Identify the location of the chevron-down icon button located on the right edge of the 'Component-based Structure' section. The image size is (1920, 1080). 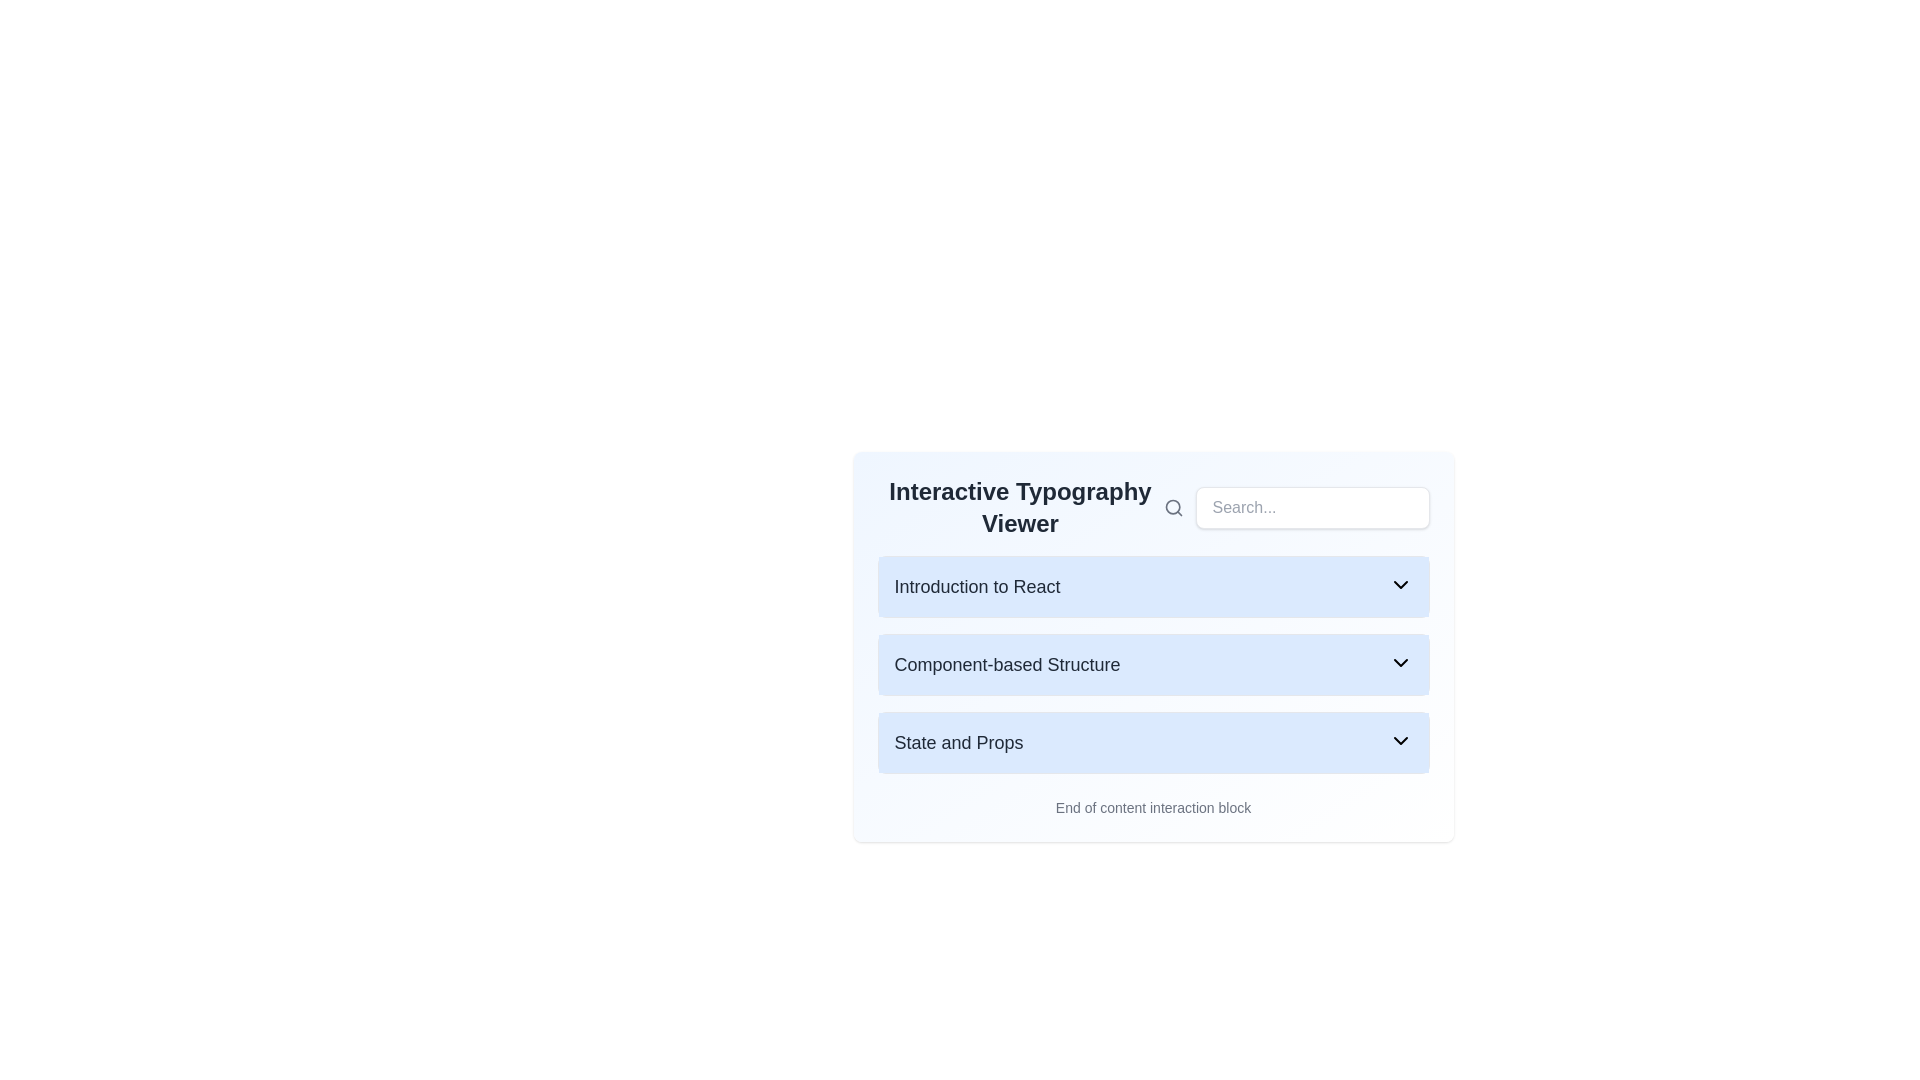
(1399, 663).